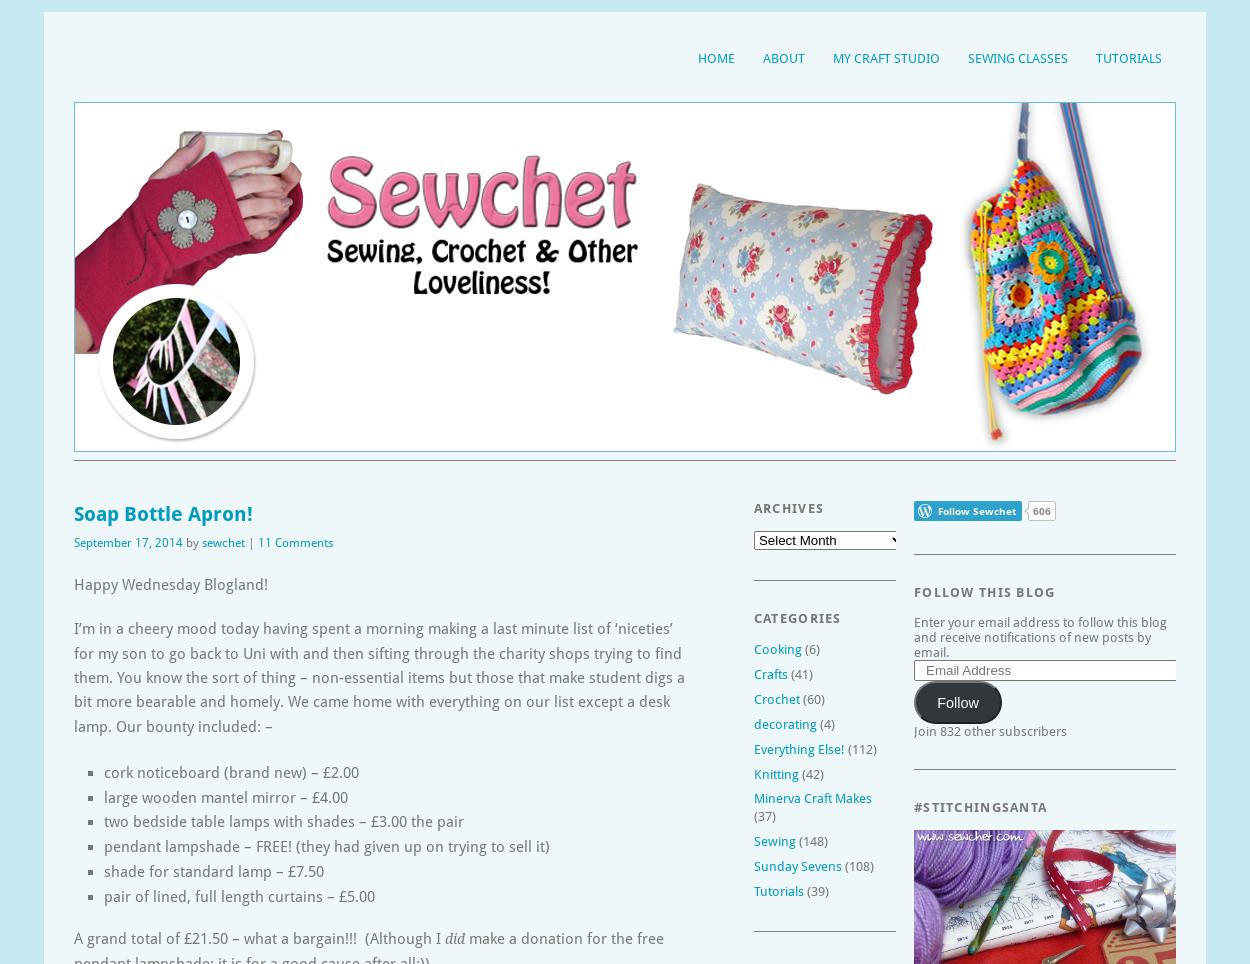 Image resolution: width=1250 pixels, height=964 pixels. What do you see at coordinates (983, 591) in the screenshot?
I see `'Follow this blog'` at bounding box center [983, 591].